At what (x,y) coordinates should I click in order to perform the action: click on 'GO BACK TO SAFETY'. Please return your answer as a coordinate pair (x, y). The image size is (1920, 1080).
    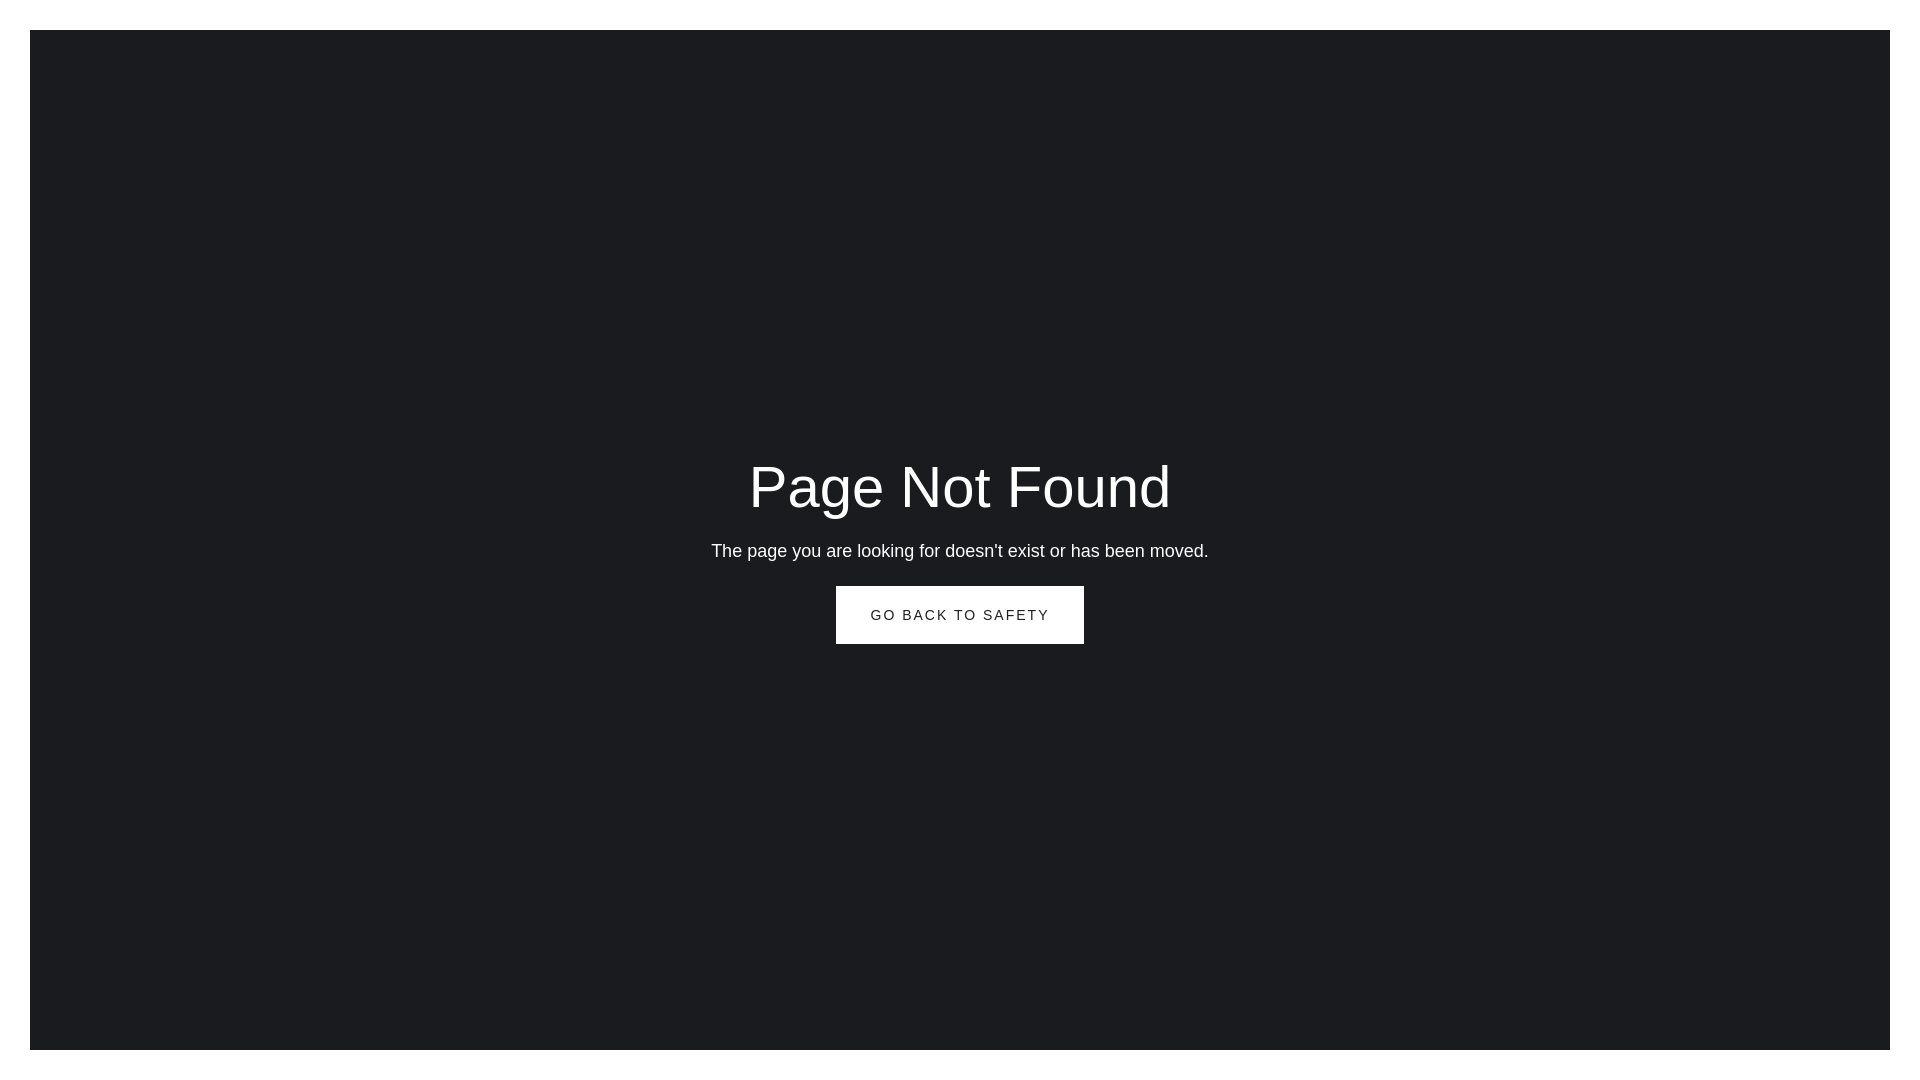
    Looking at the image, I should click on (960, 613).